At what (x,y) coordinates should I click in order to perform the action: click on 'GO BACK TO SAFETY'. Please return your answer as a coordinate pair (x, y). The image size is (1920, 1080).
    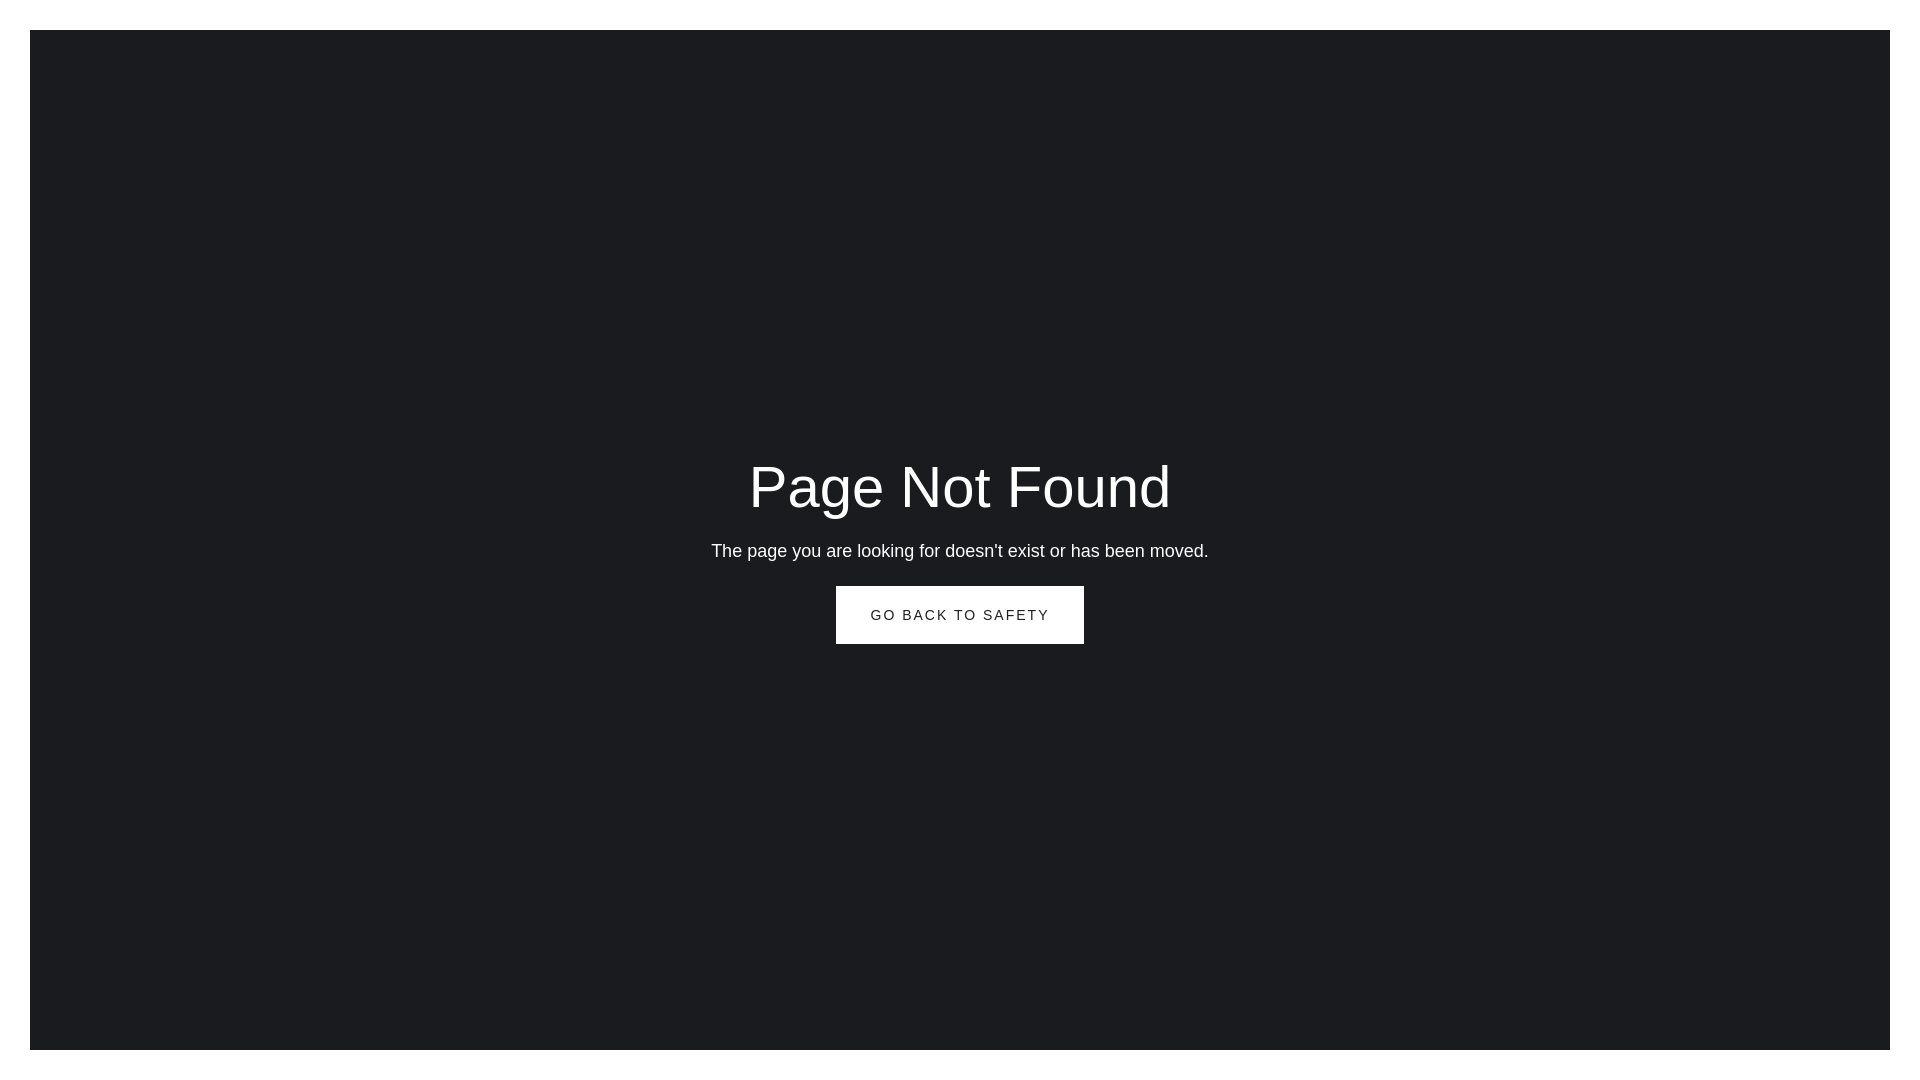
    Looking at the image, I should click on (960, 613).